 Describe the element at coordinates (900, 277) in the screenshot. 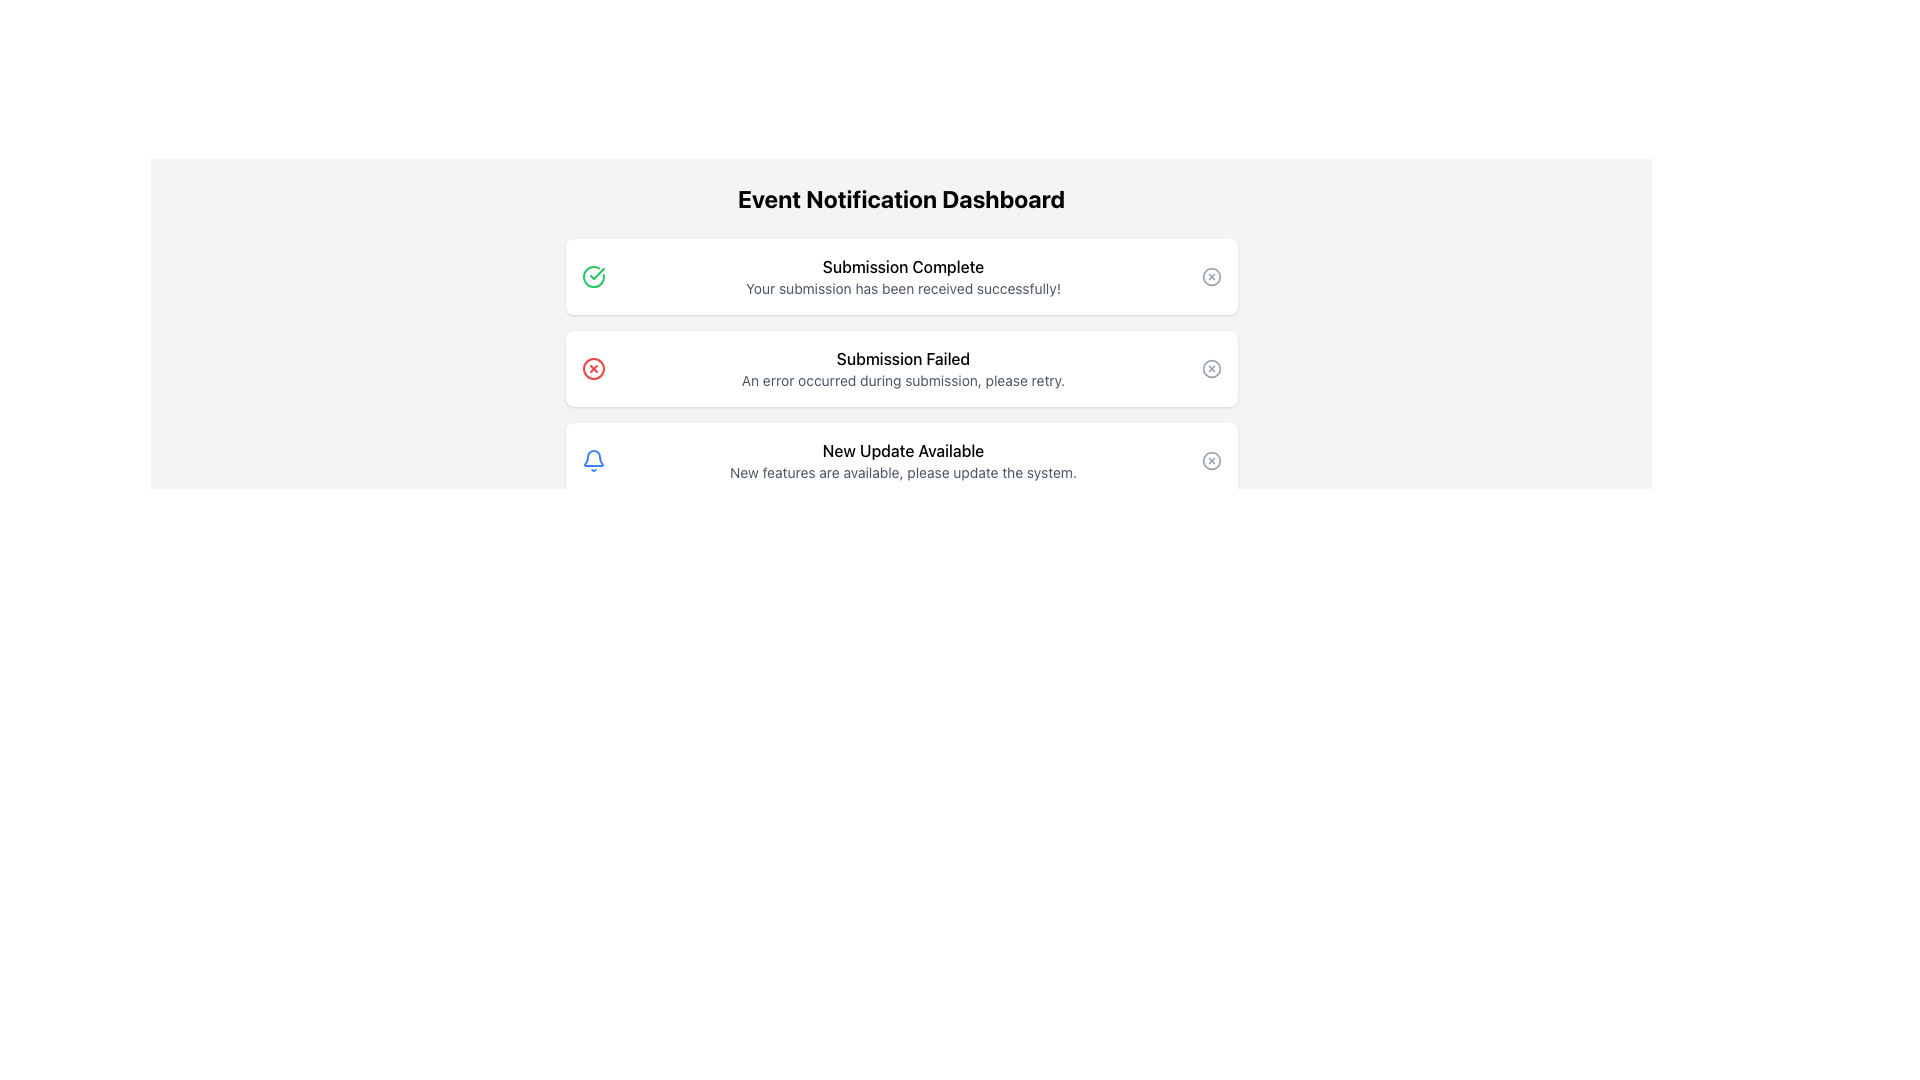

I see `the Notification card titled 'Submission Complete', which includes the message 'Your submission has been received successfully!'. This card is the first in a group of notifications located beneath the 'Event Notification Dashboard'` at that location.